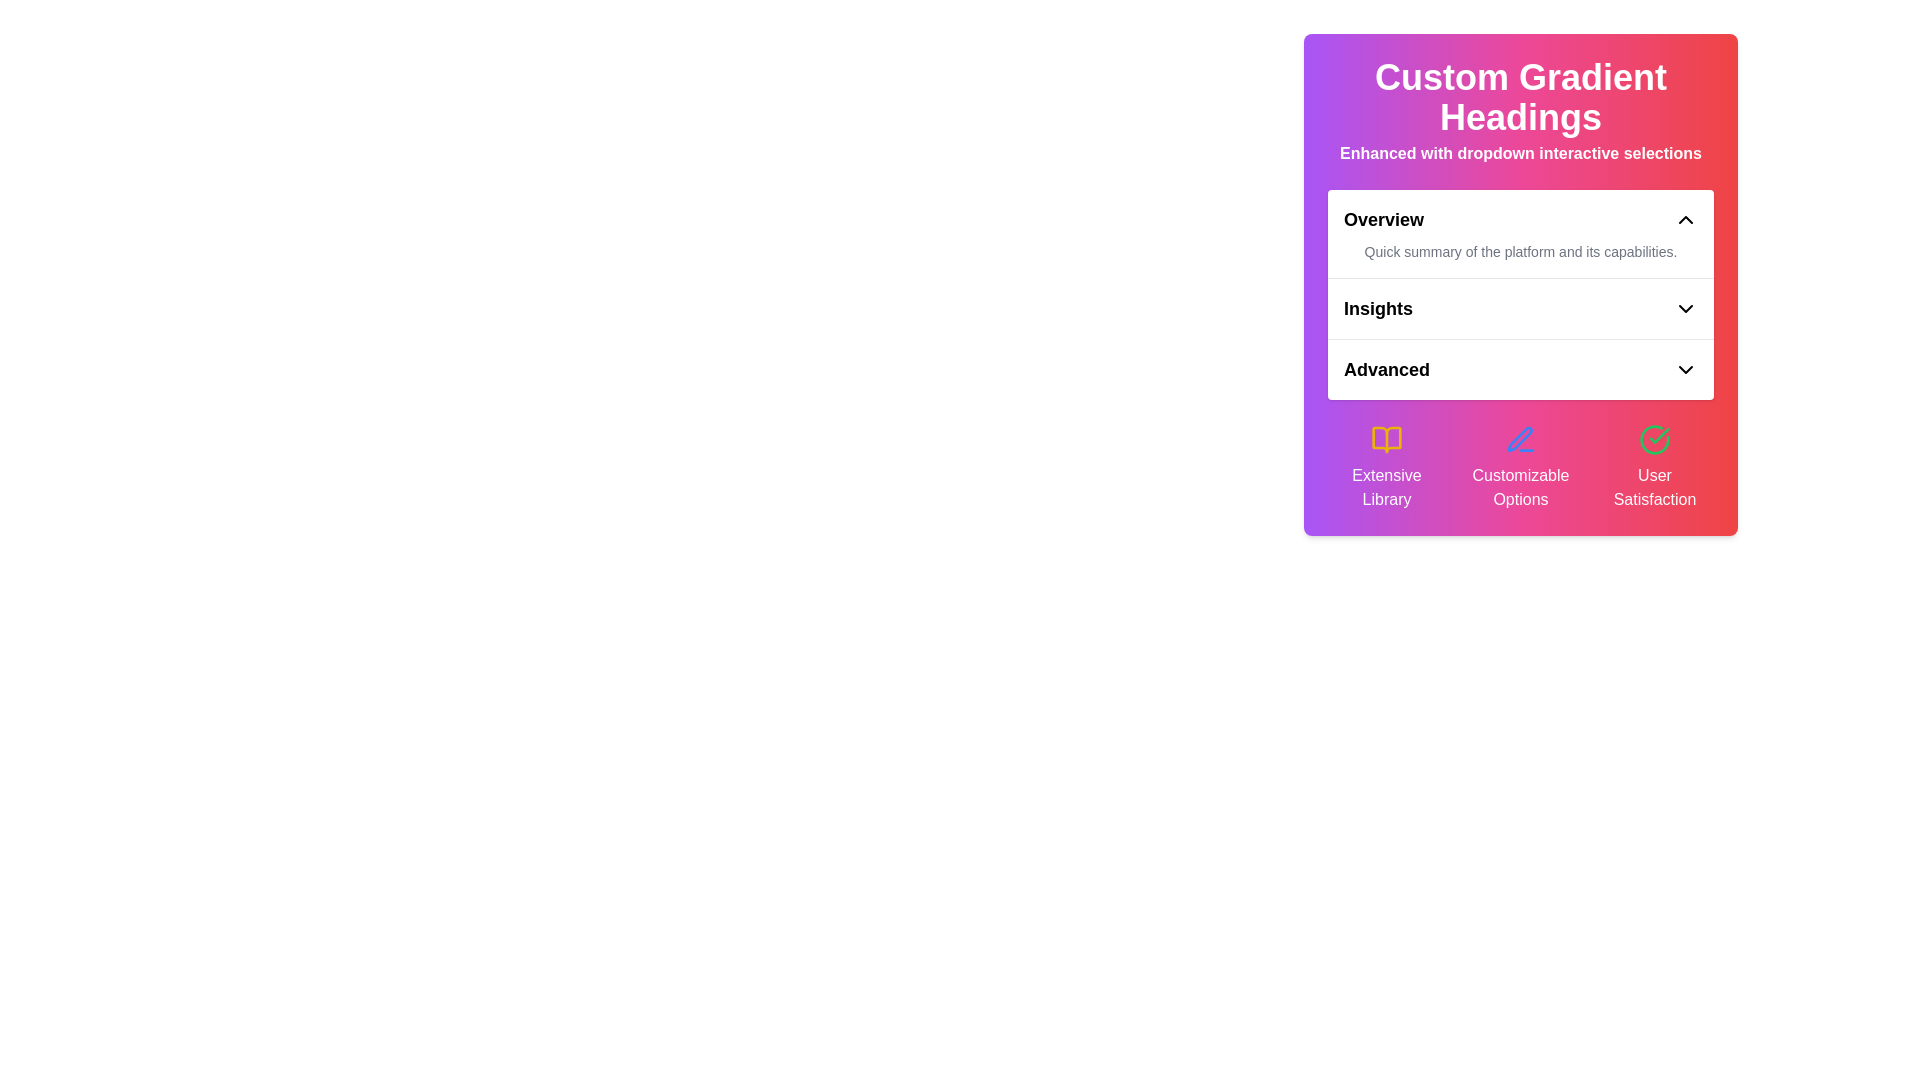  What do you see at coordinates (1520, 153) in the screenshot?
I see `the text label that serves as a subtitle for the 'Custom Gradient Headings', which provides additional context about dropdown menus` at bounding box center [1520, 153].